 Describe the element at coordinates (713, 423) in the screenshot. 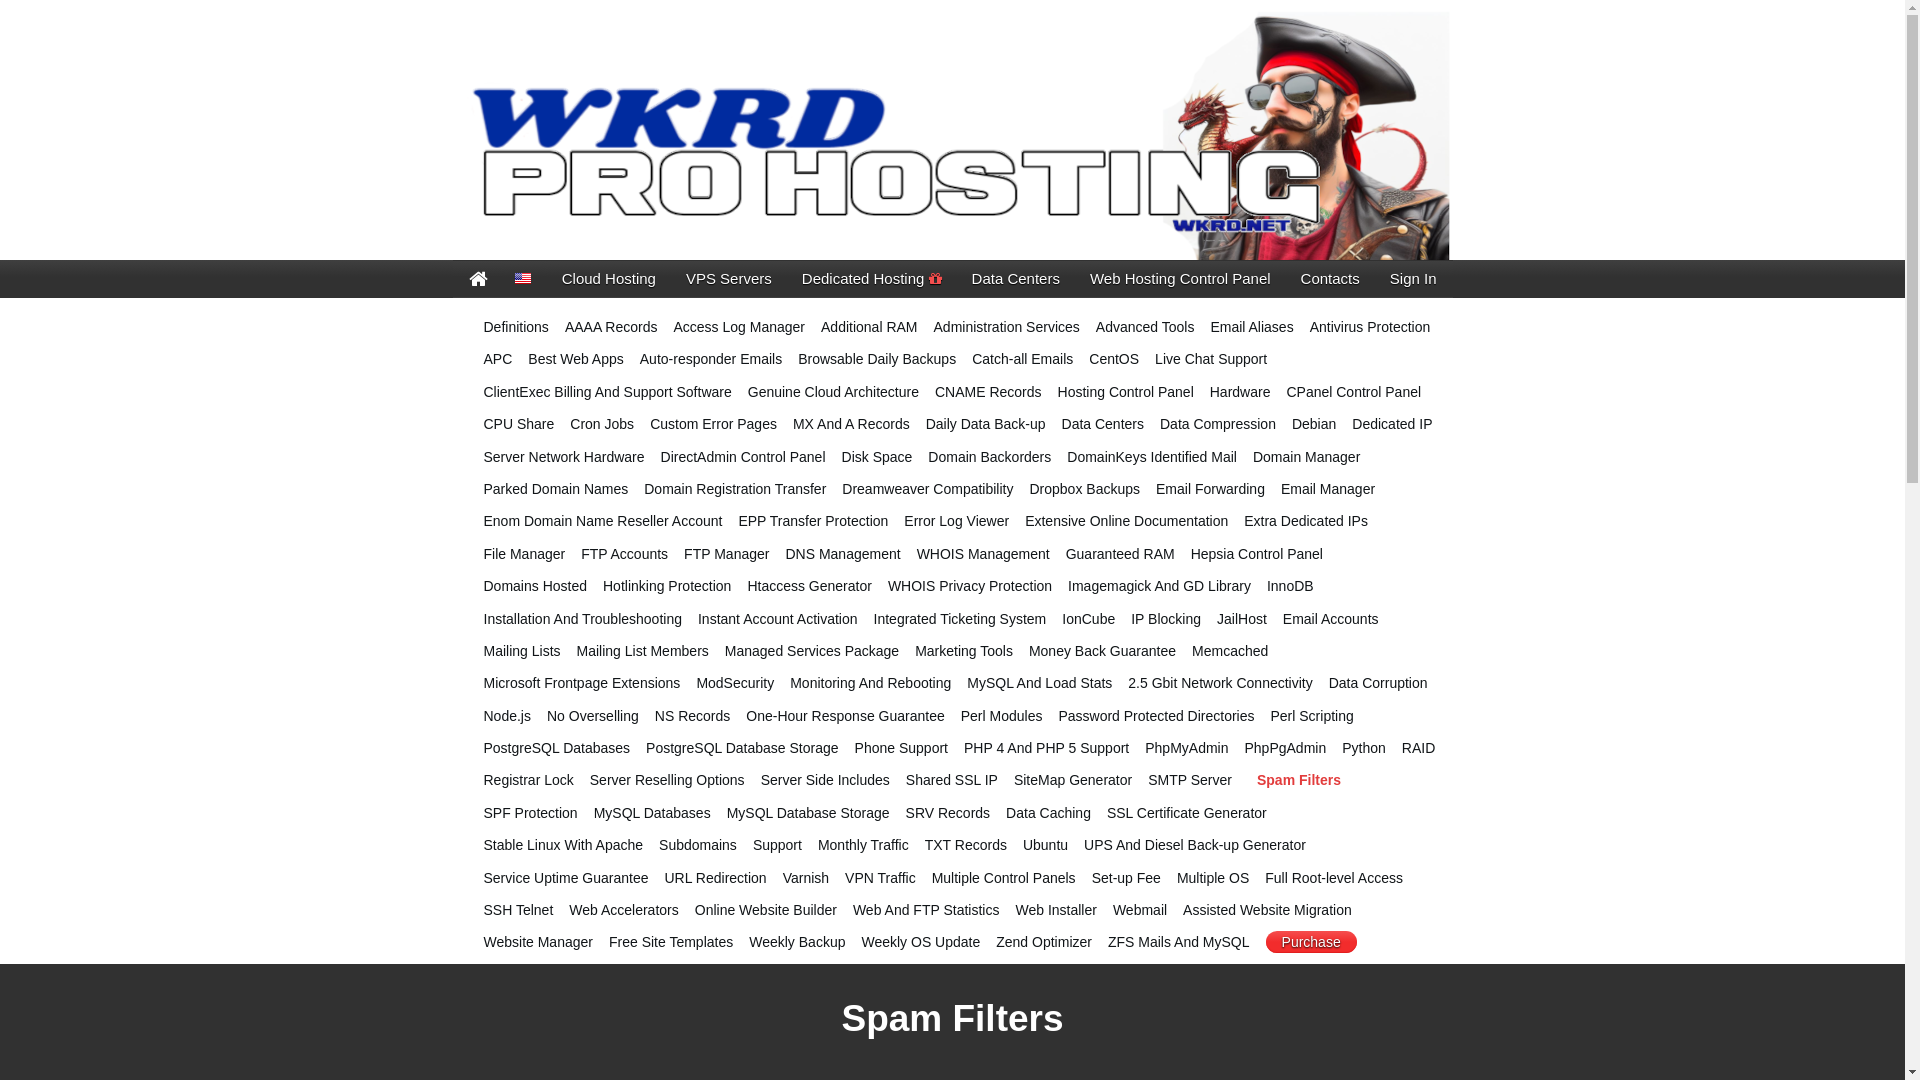

I see `'Custom Error Pages'` at that location.